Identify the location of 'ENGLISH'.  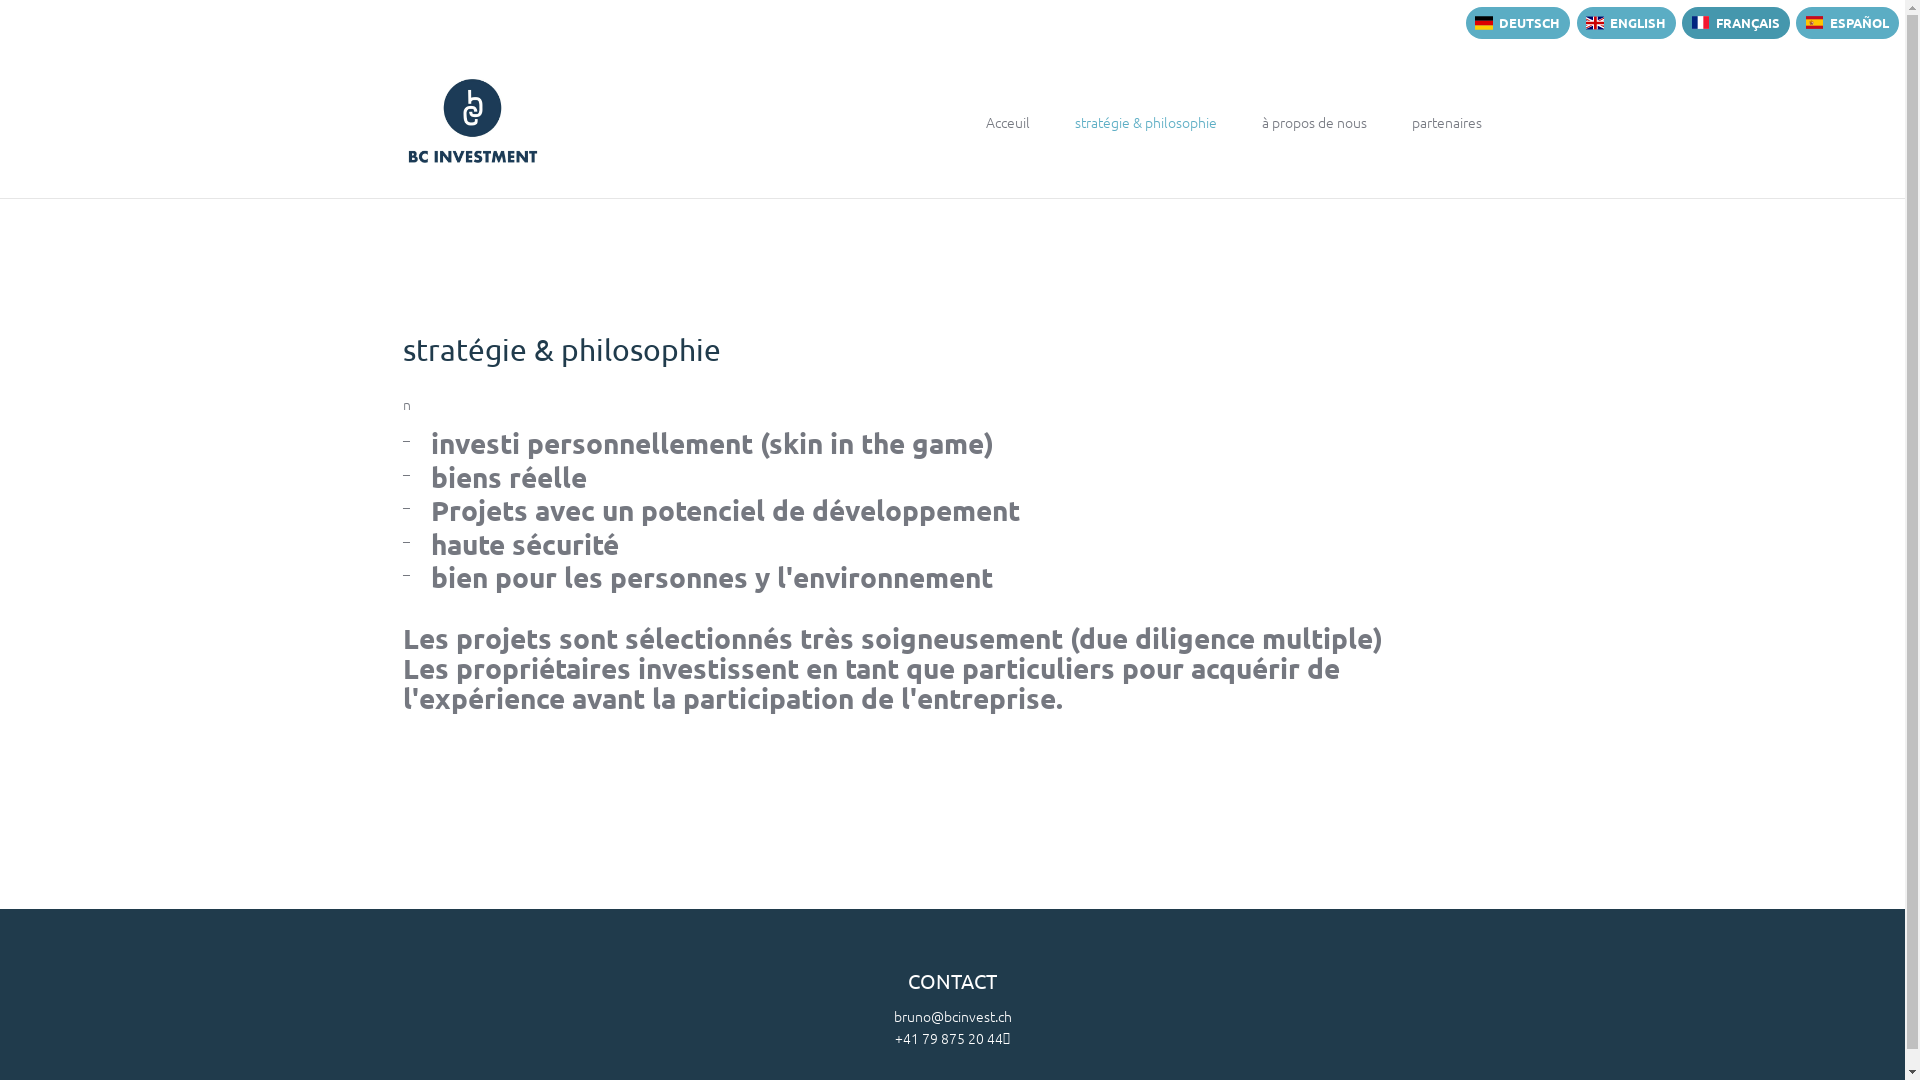
(1626, 22).